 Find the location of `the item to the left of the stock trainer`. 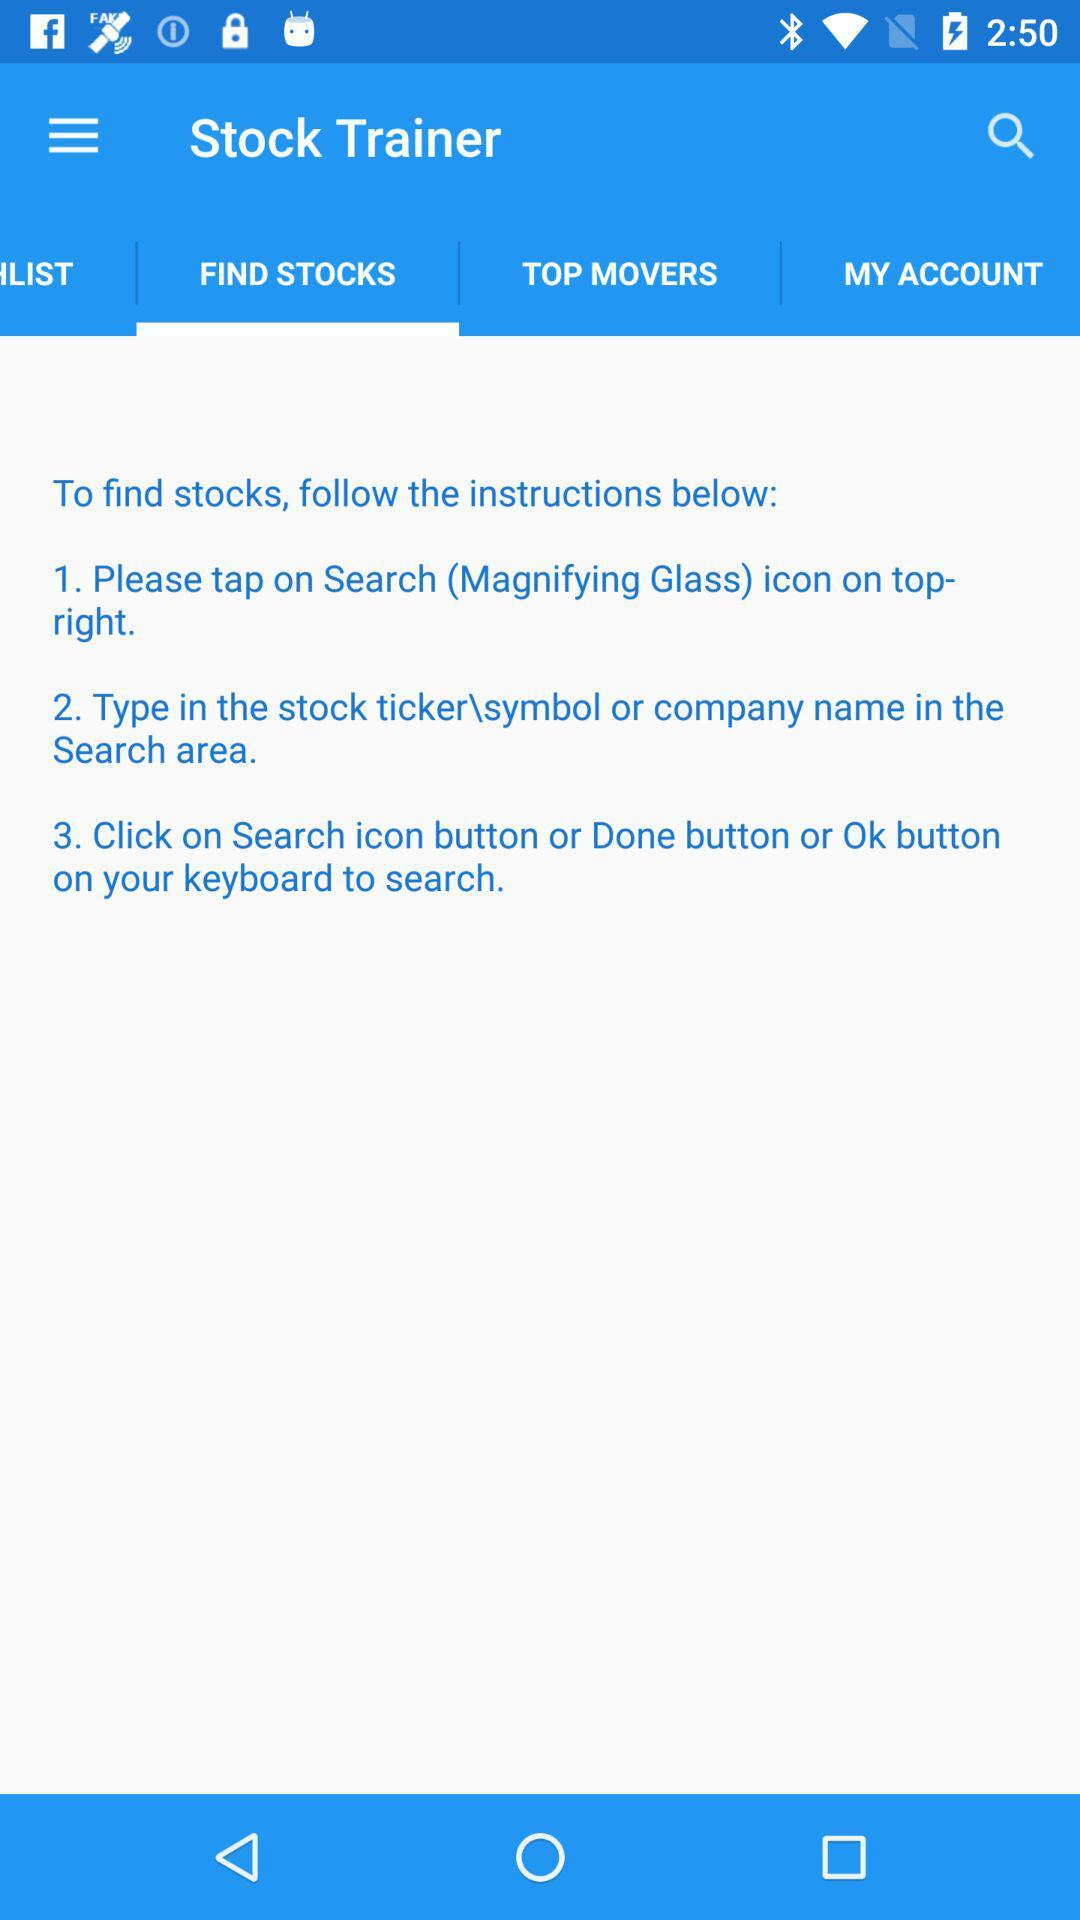

the item to the left of the stock trainer is located at coordinates (72, 135).